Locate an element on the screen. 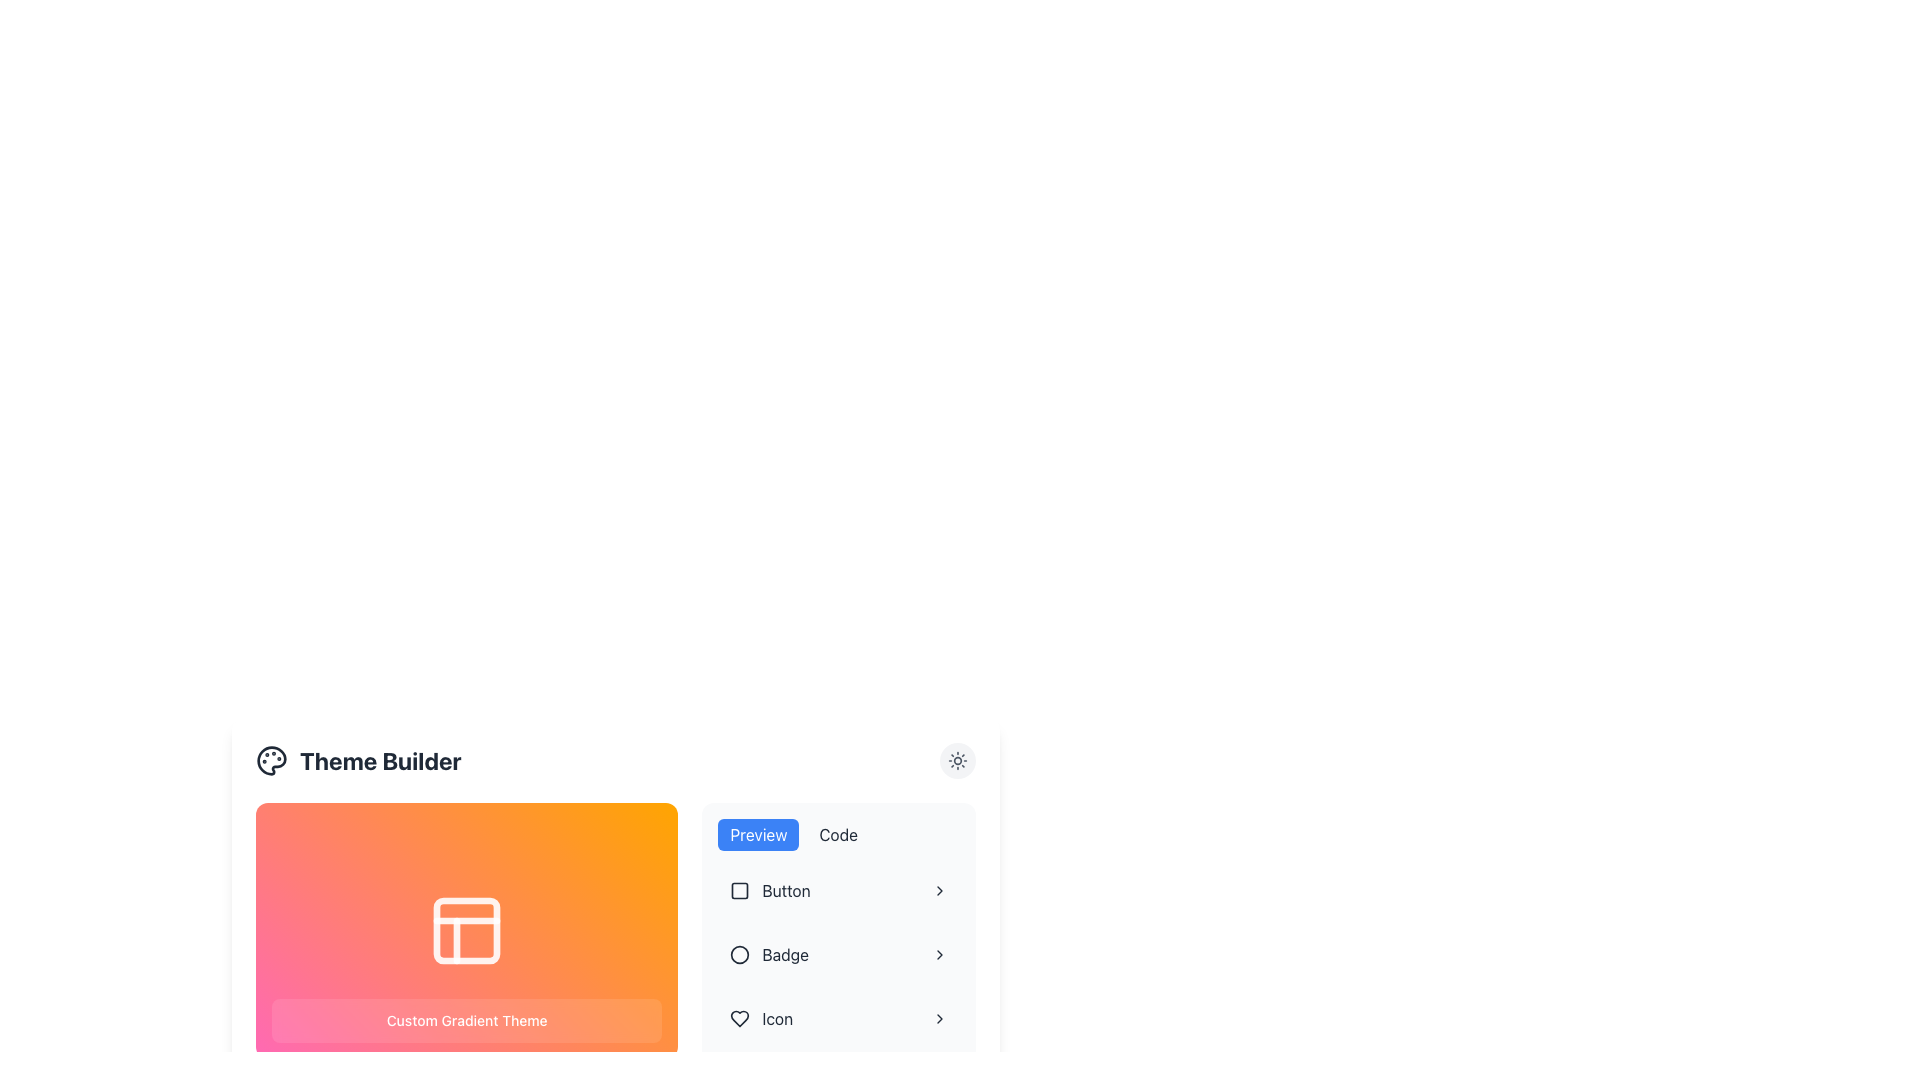  the label or header with an icon that identifies the 'Theme Builder' section located in the top-left segment of the interface is located at coordinates (358, 760).